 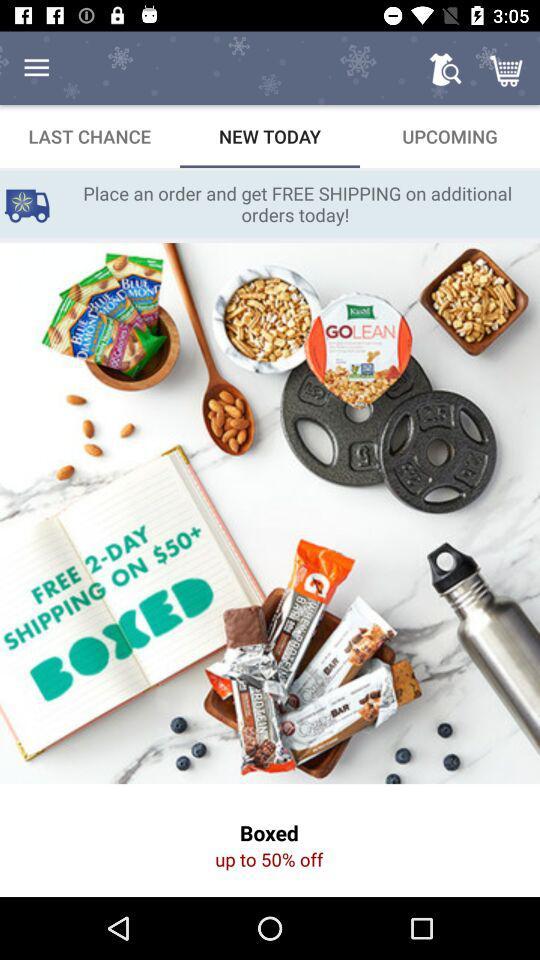 I want to click on the cart icon, so click(x=508, y=68).